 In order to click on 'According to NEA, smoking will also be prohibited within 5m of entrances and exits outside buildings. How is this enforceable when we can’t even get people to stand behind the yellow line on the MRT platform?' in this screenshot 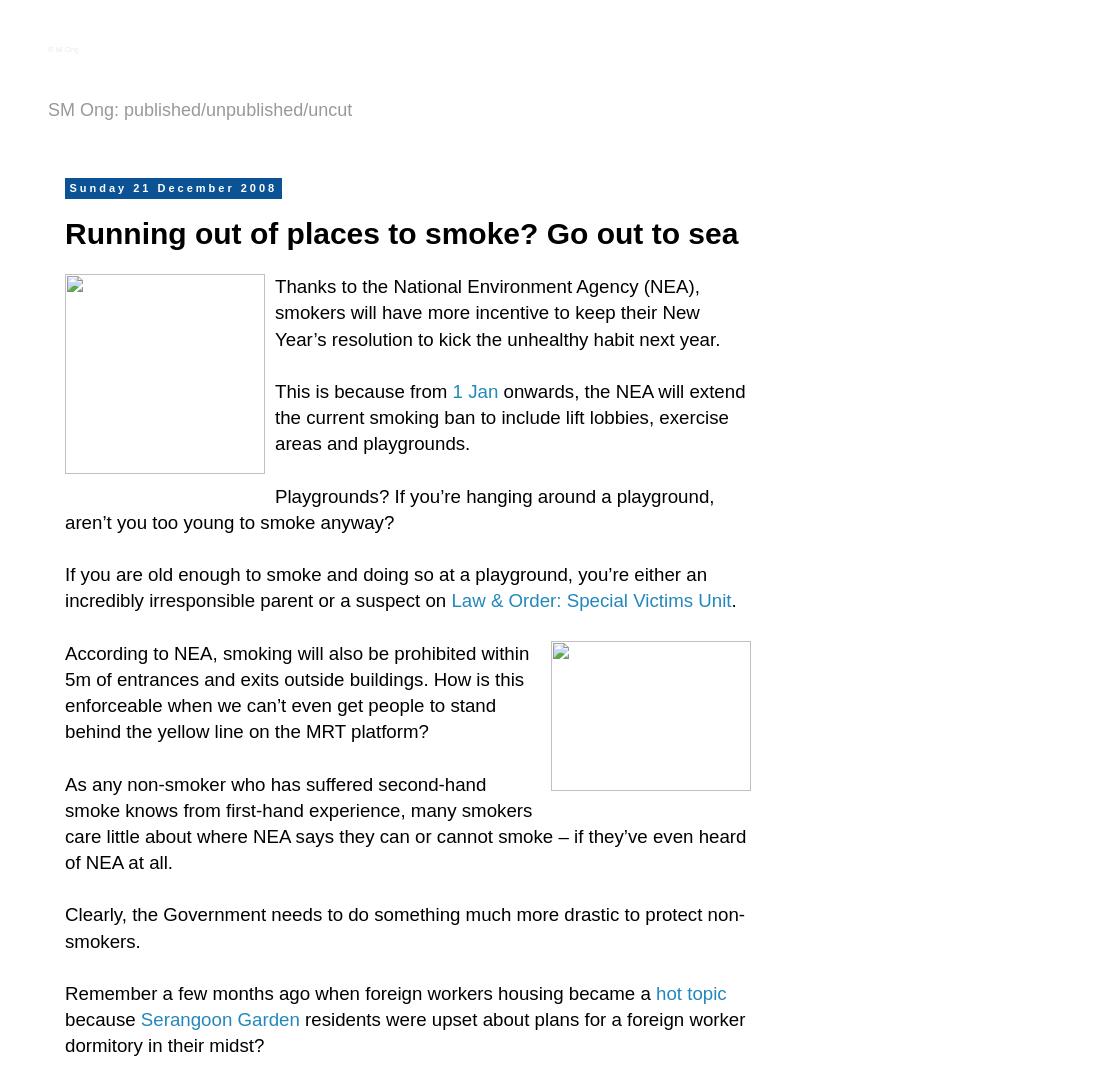, I will do `click(297, 691)`.